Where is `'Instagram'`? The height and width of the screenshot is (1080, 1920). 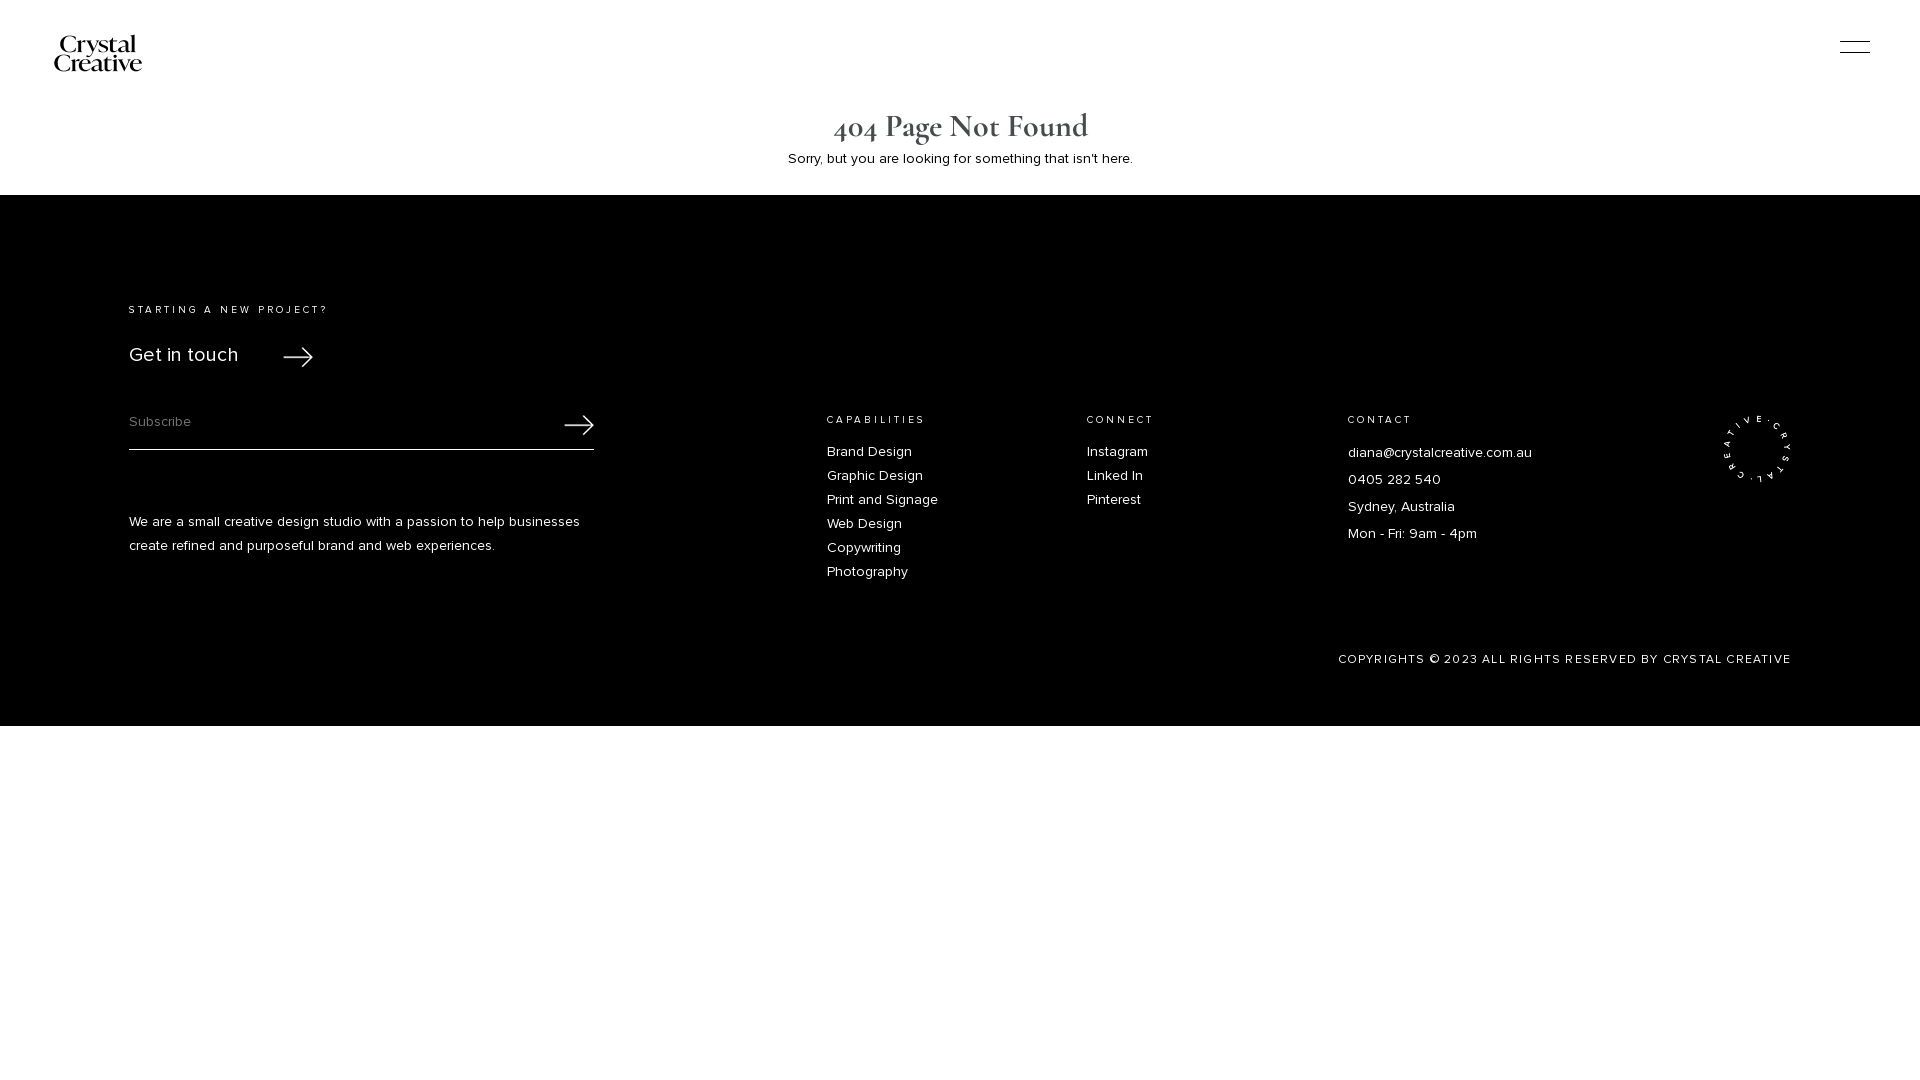 'Instagram' is located at coordinates (1085, 451).